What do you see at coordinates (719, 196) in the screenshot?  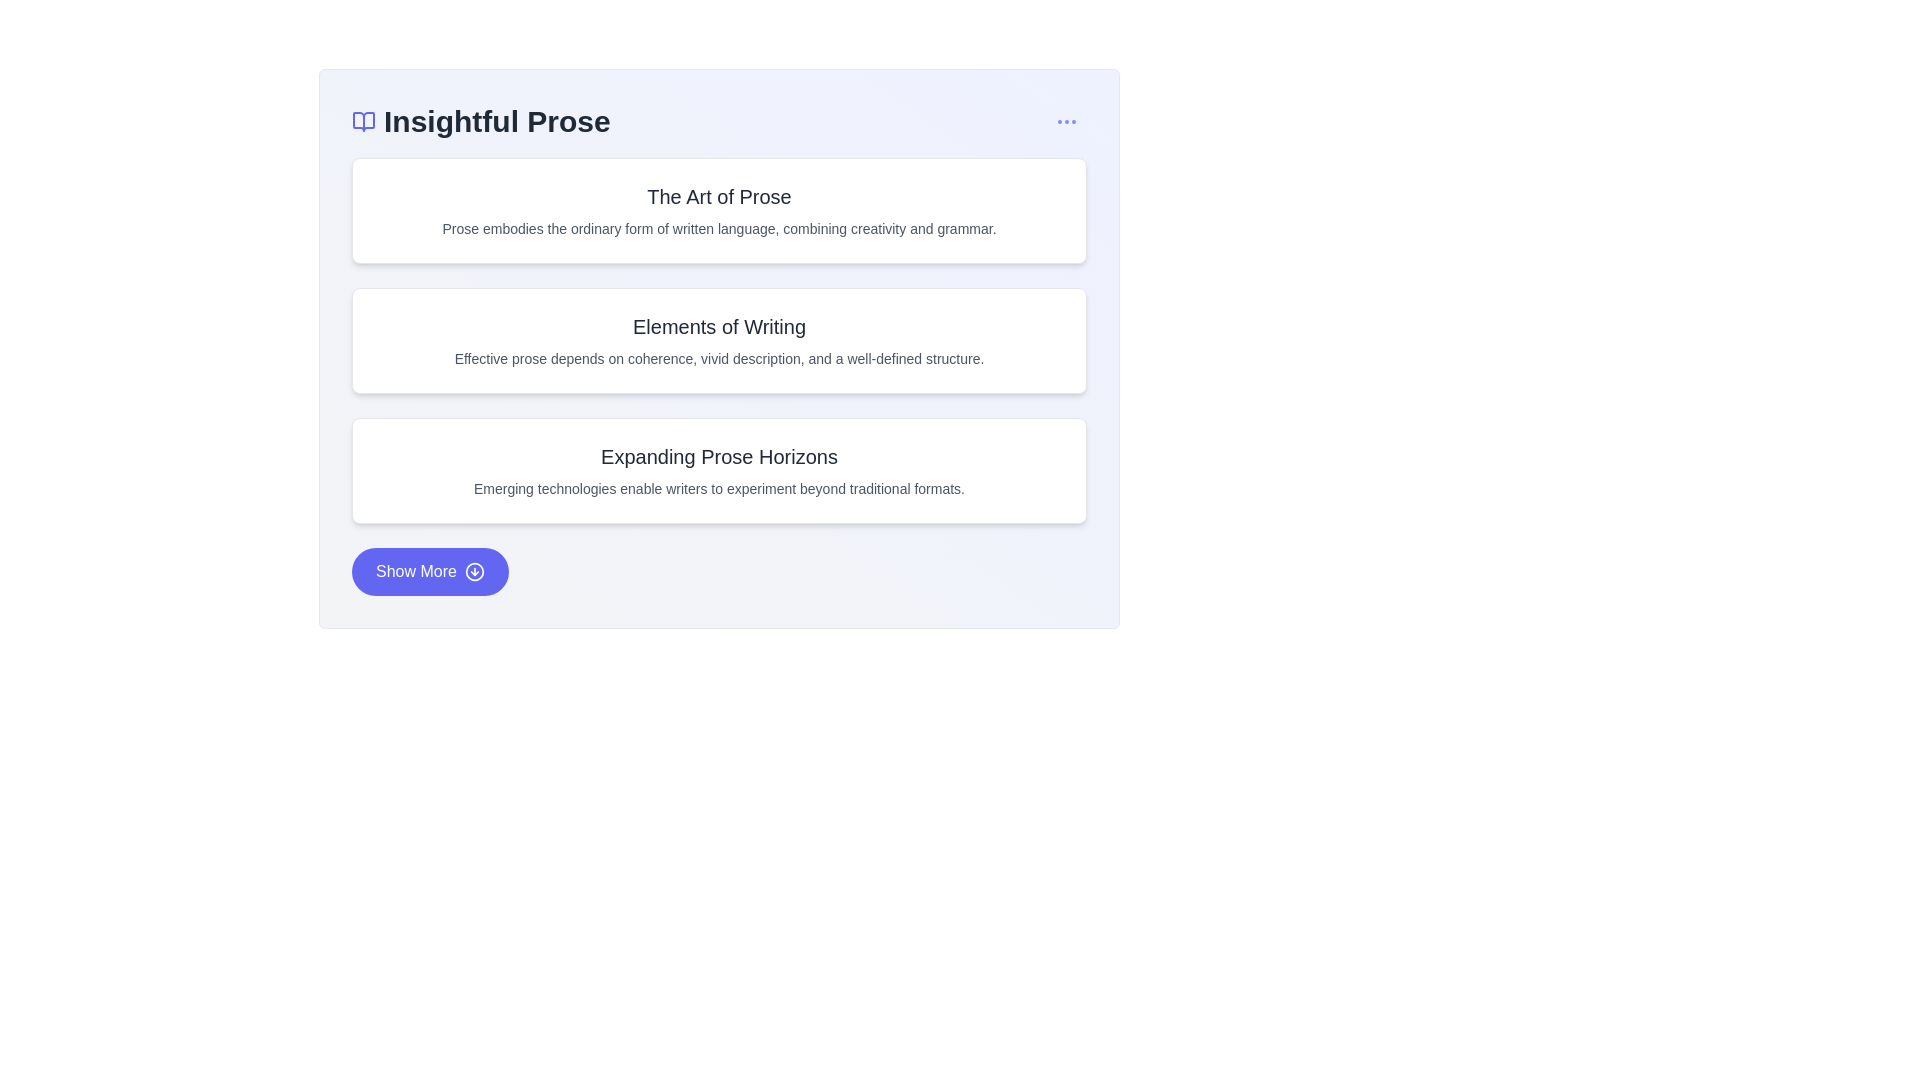 I see `the static text heading titled 'The Art of Prose', which is displayed in dark gray with a bold font at the top of a card-like section` at bounding box center [719, 196].